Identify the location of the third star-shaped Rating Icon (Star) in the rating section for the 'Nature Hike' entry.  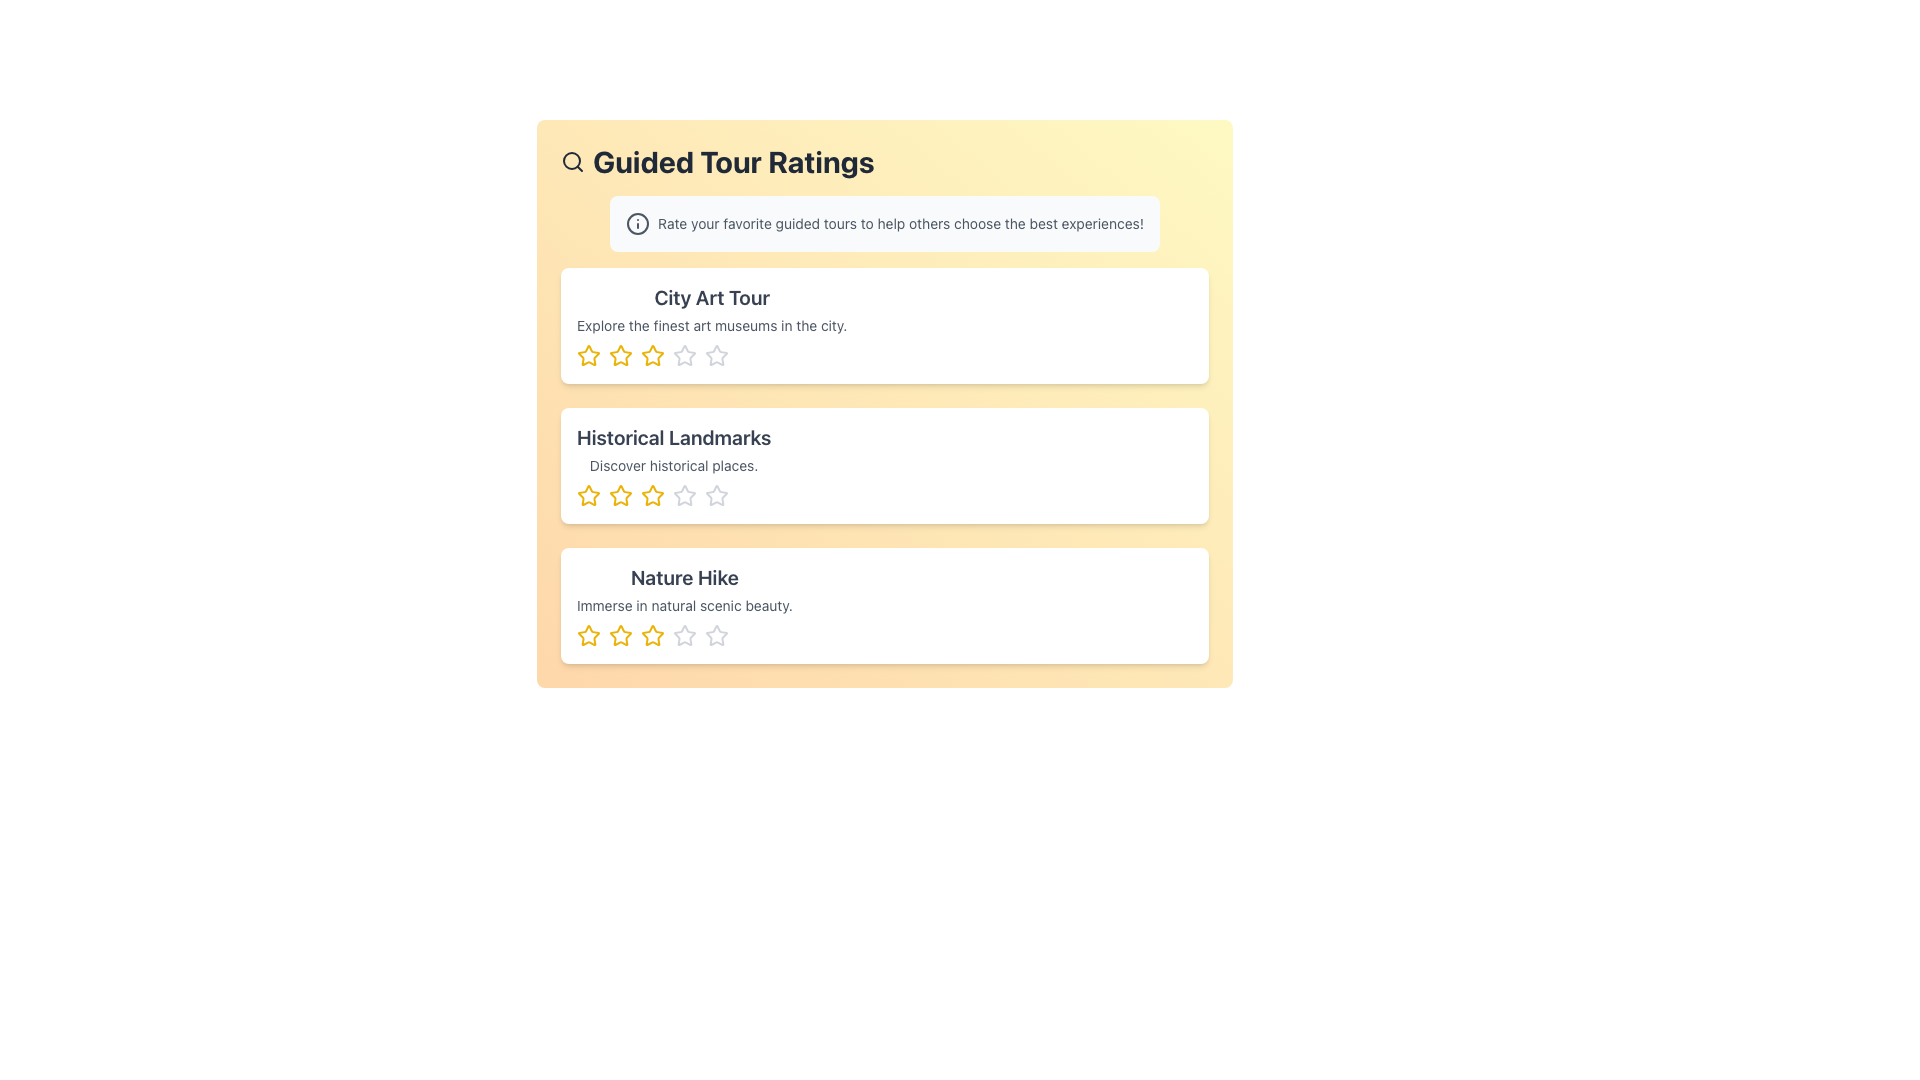
(619, 636).